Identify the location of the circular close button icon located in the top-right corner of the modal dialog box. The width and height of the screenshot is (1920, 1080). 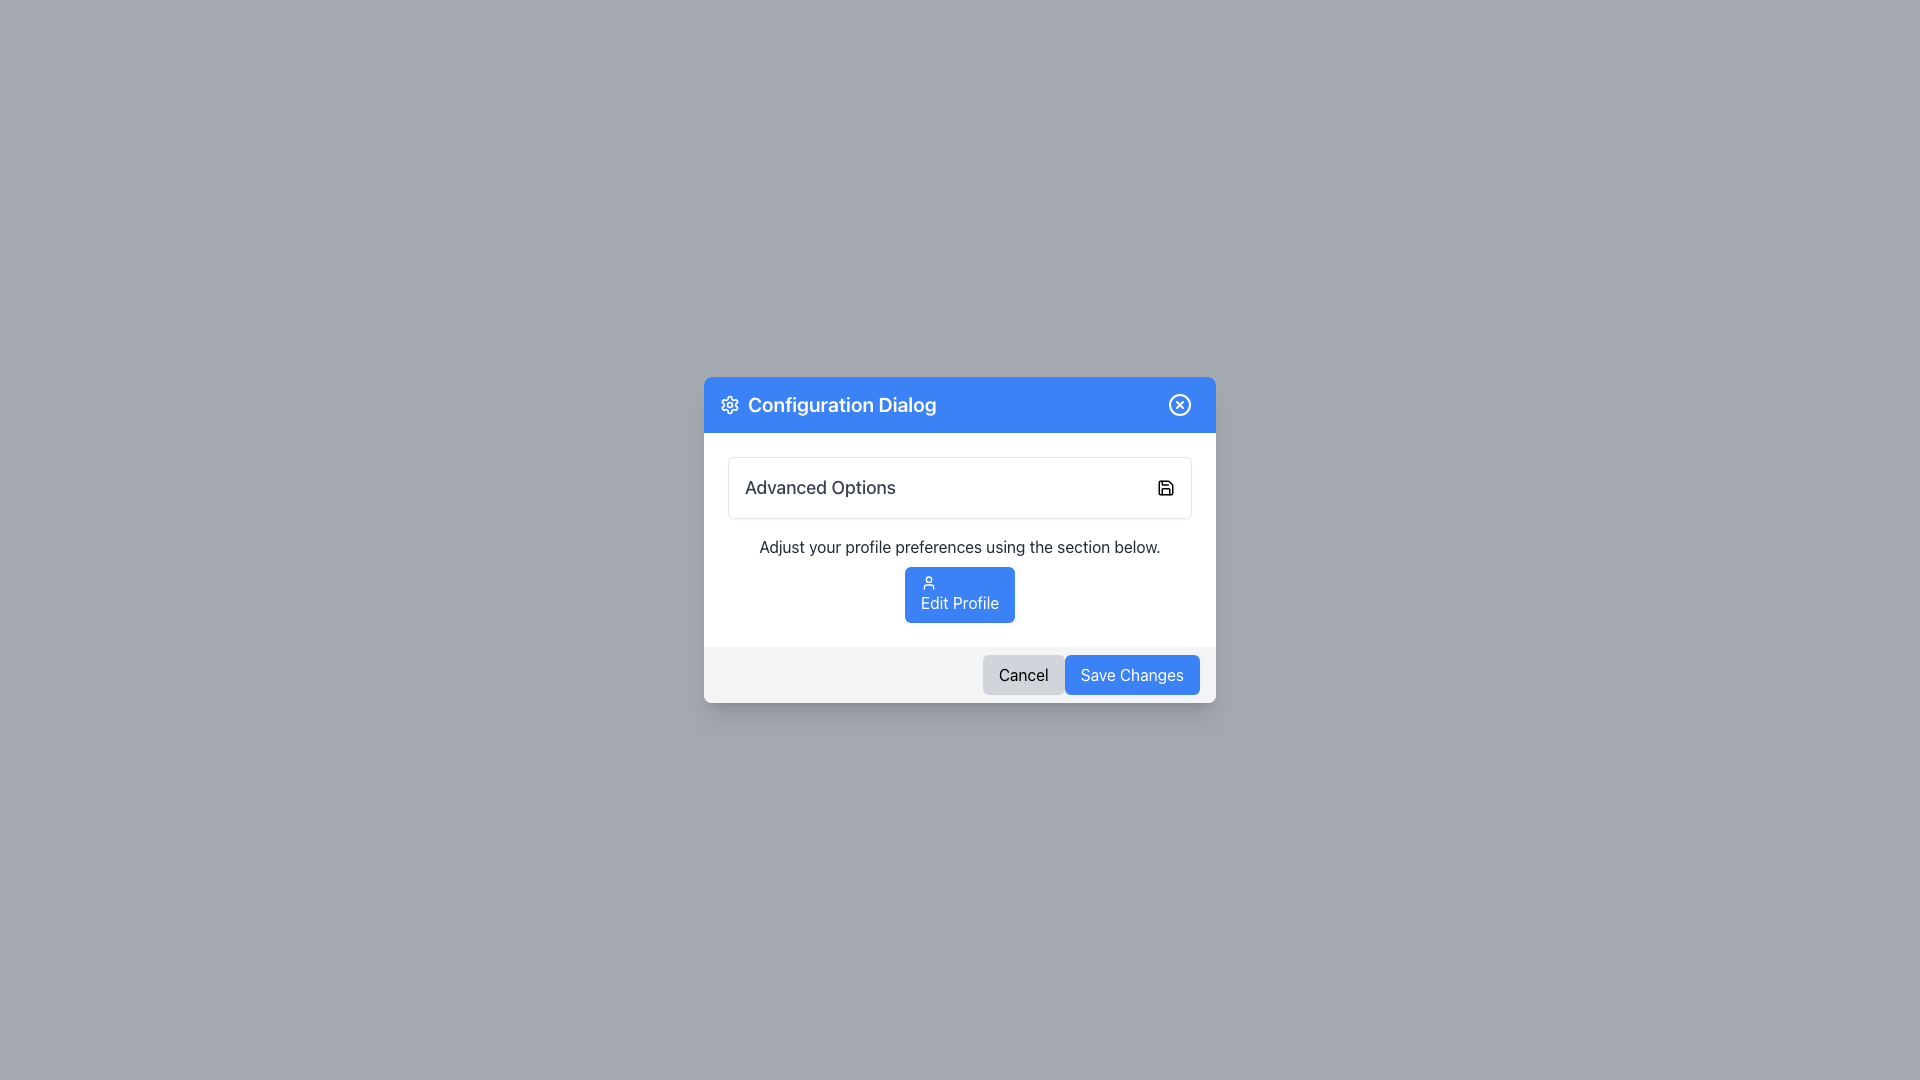
(1180, 405).